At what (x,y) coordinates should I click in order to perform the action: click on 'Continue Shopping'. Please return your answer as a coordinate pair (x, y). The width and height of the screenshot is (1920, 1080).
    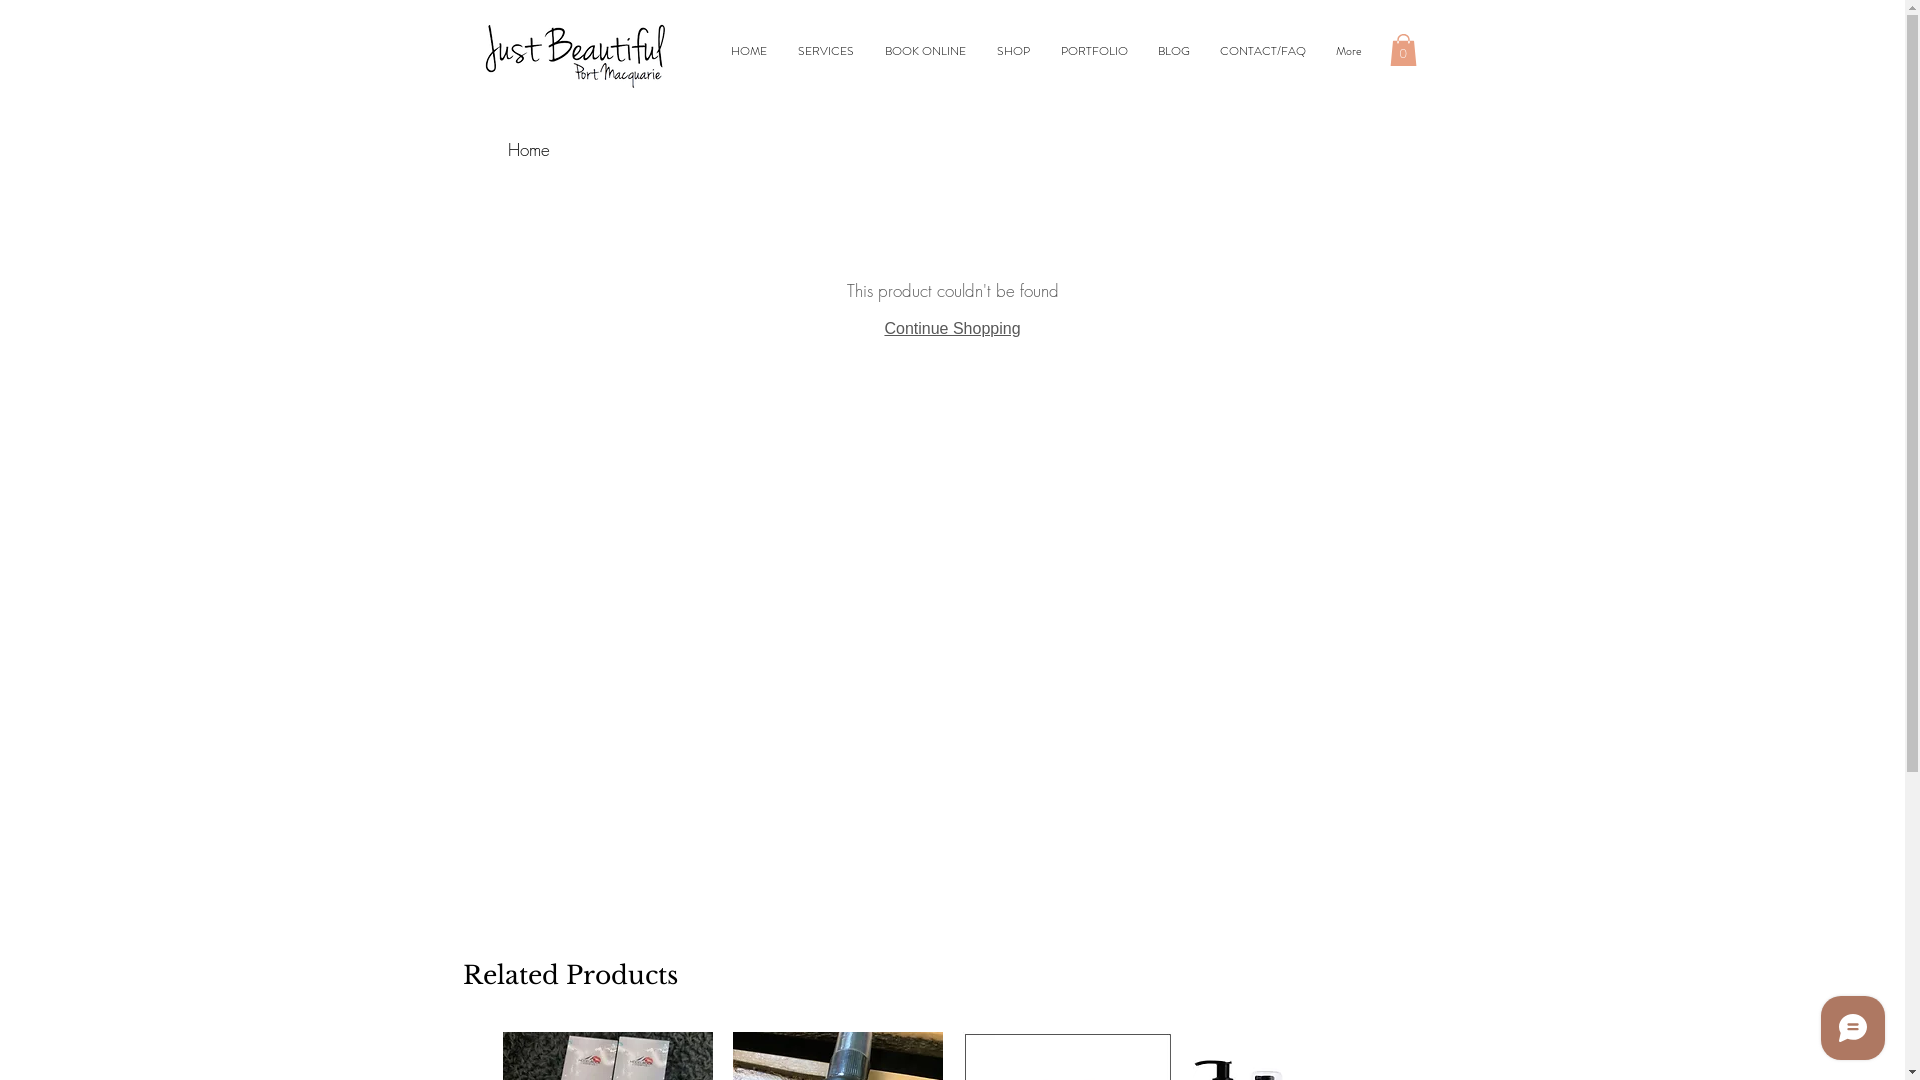
    Looking at the image, I should click on (882, 327).